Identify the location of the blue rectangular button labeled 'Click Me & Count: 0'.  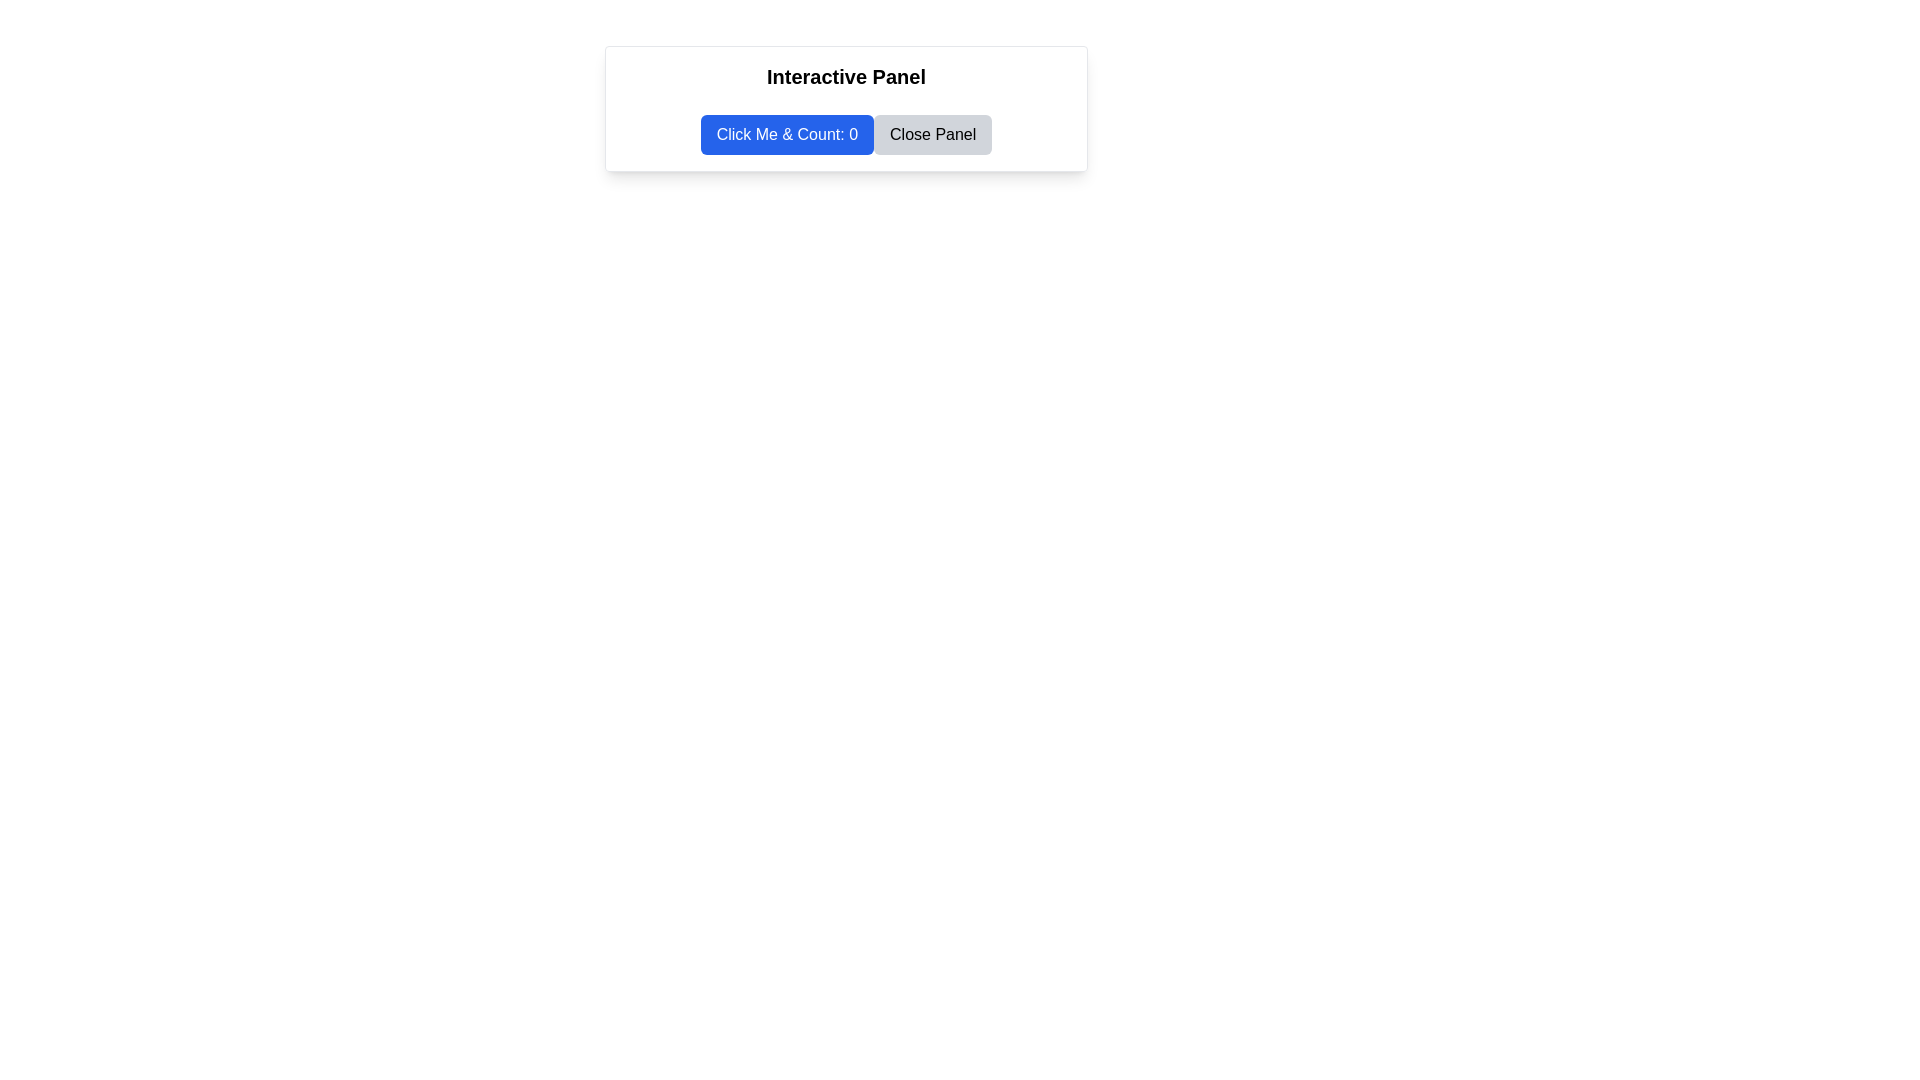
(786, 135).